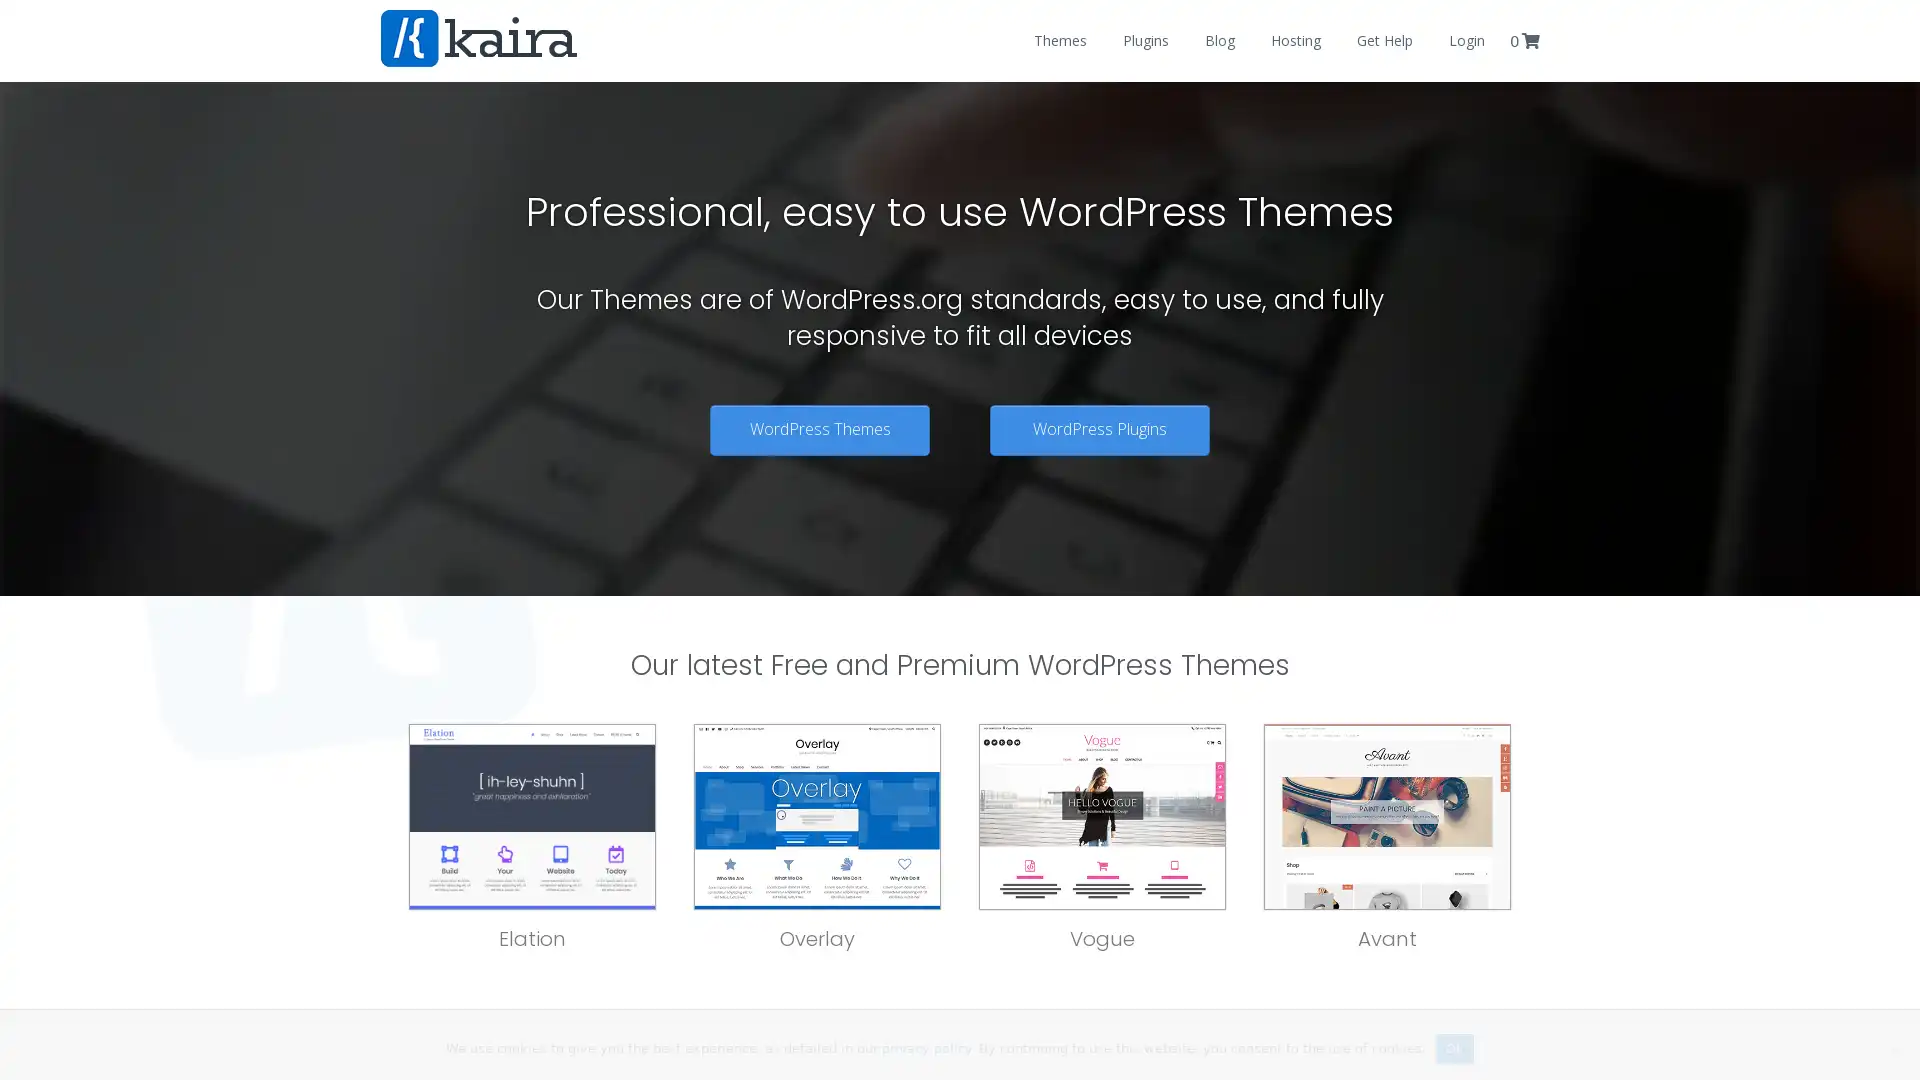  I want to click on WordPress Themes, so click(820, 428).